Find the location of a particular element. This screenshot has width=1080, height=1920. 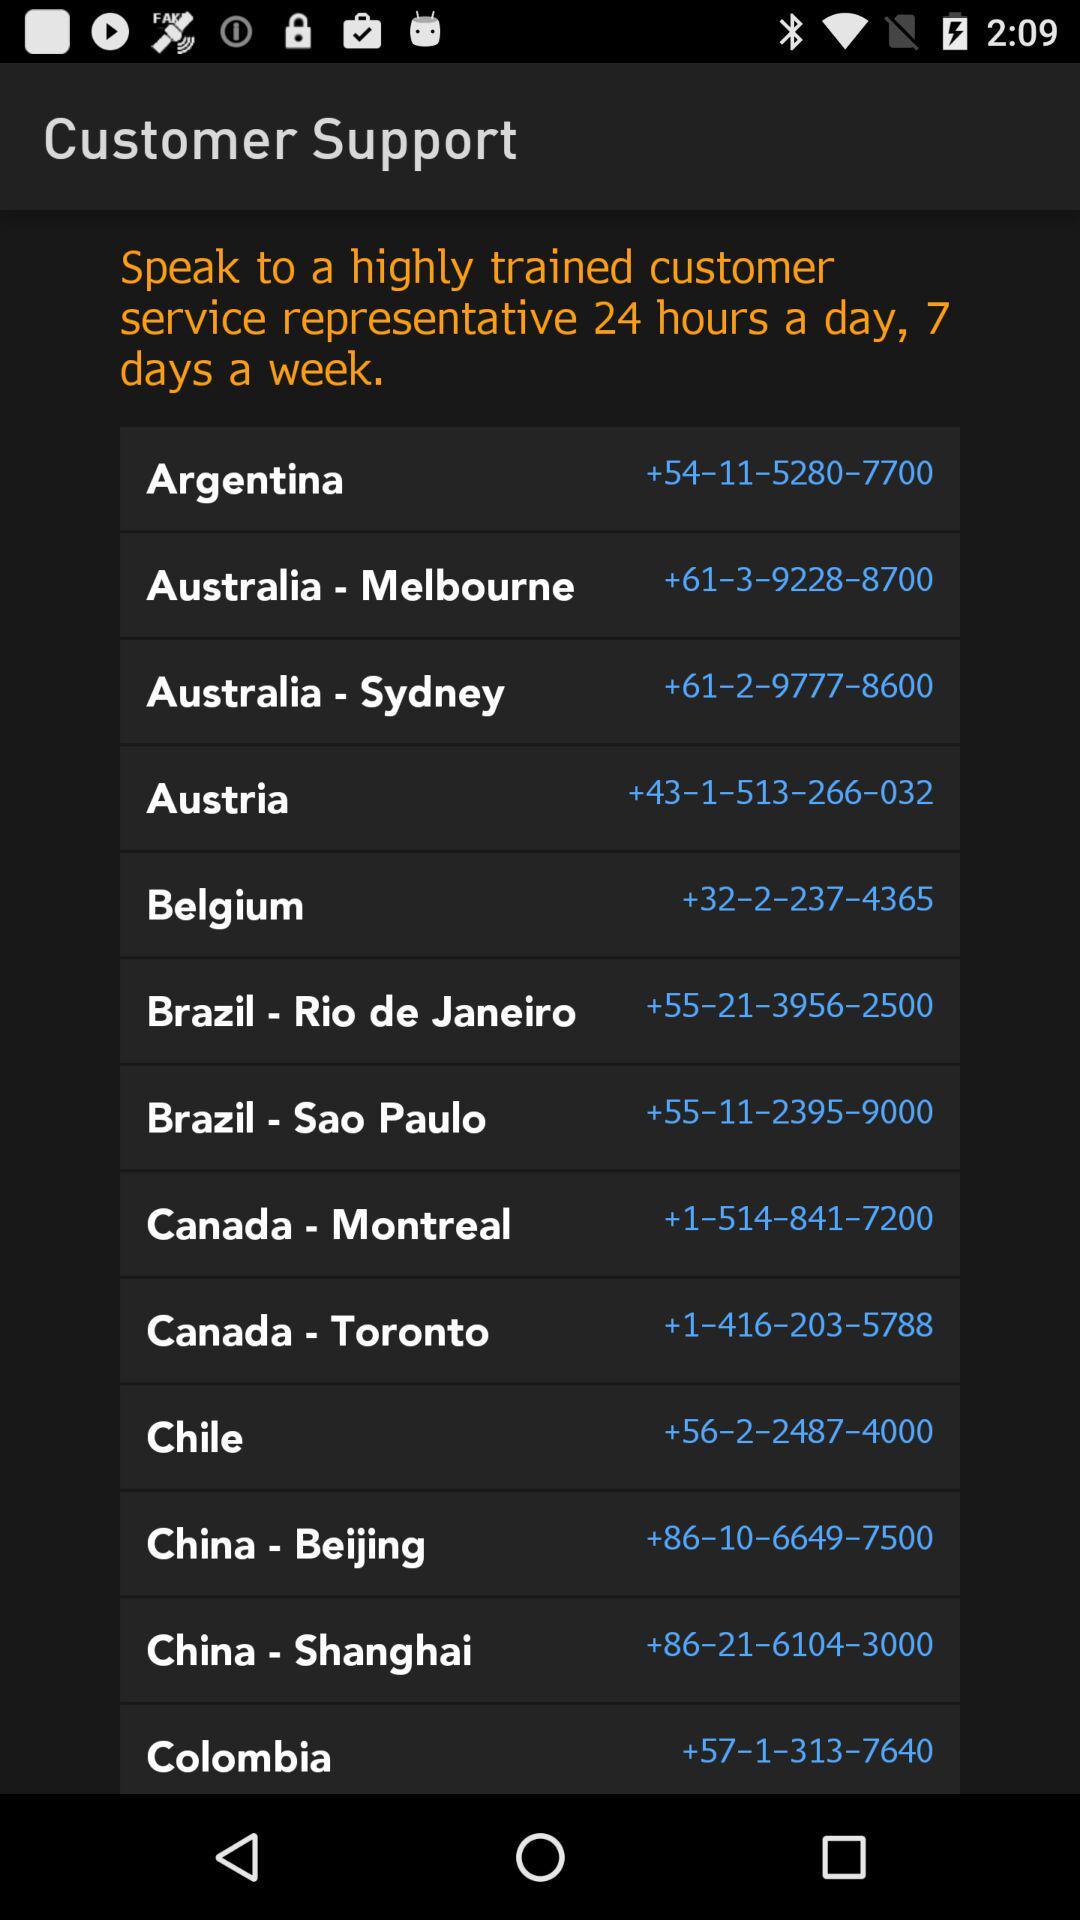

item next to the australia - sydney is located at coordinates (797, 685).